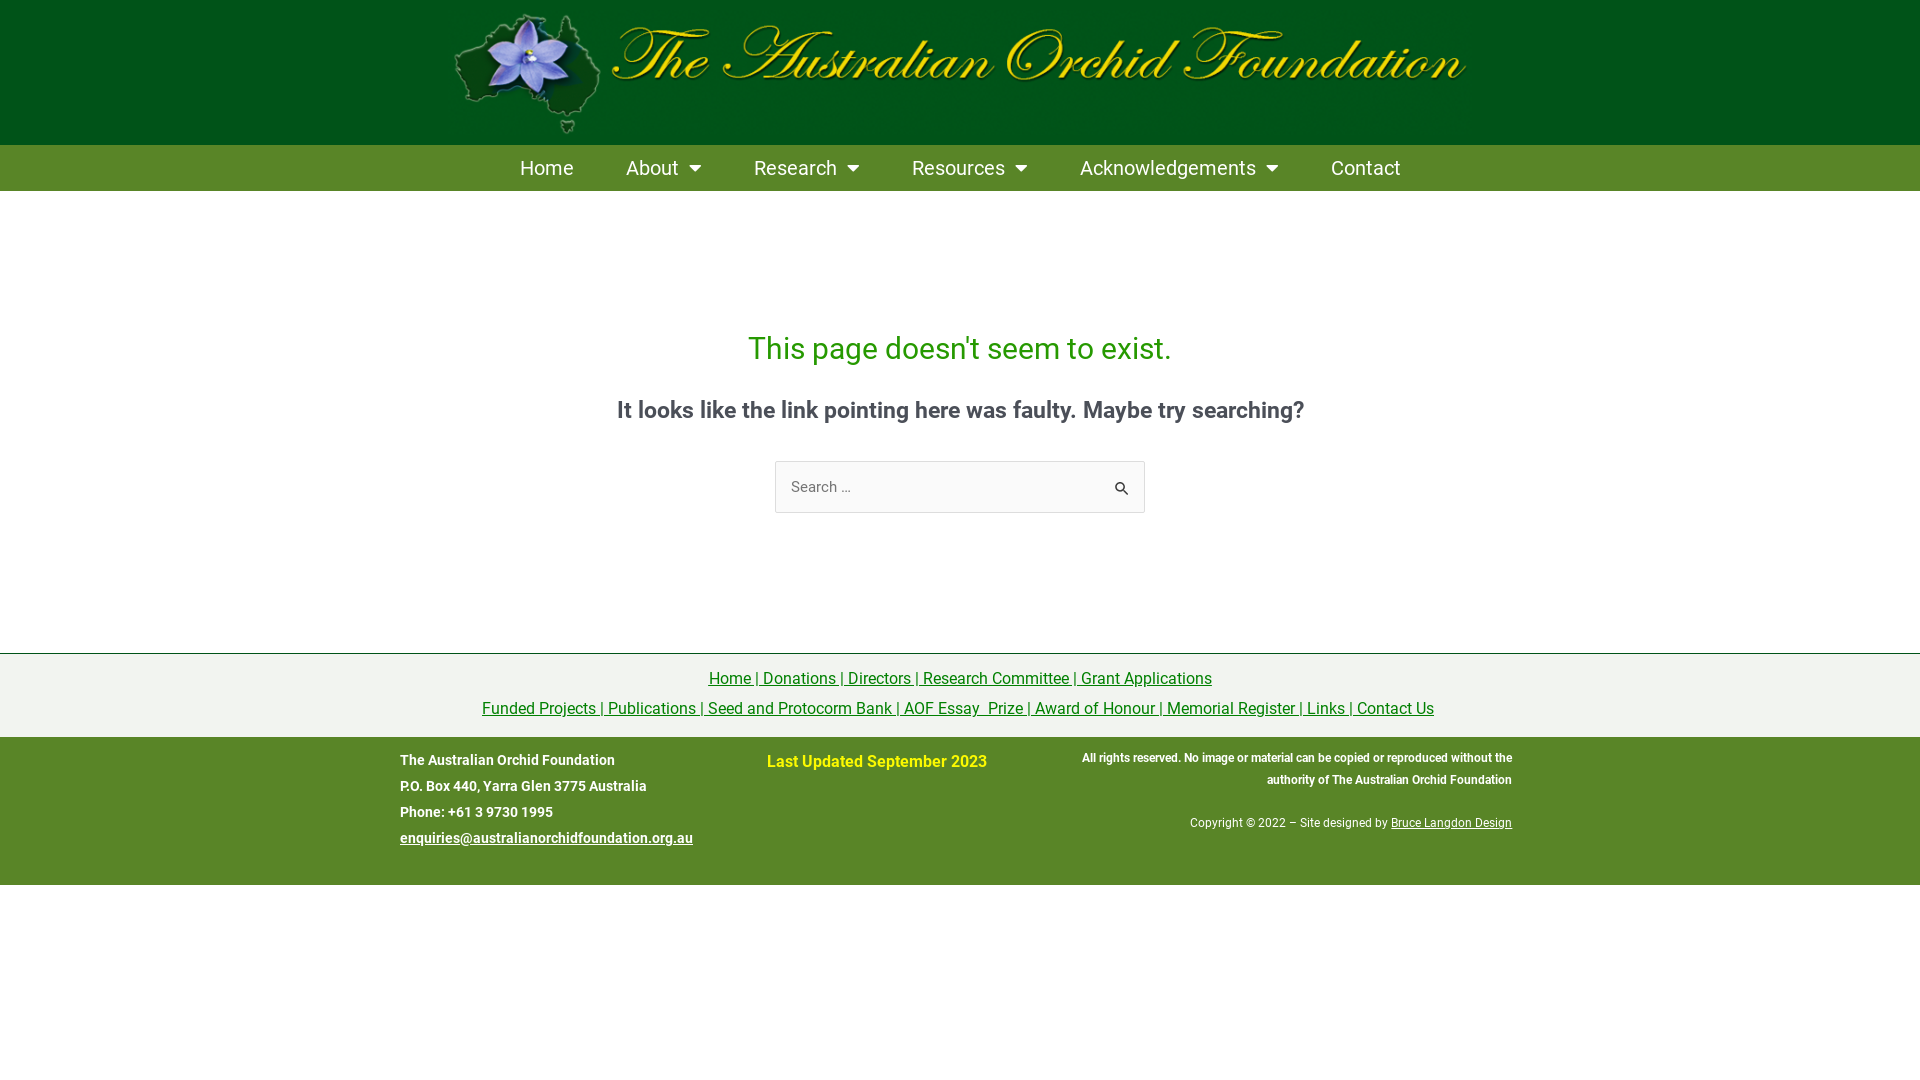 The image size is (1920, 1080). Describe the element at coordinates (969, 167) in the screenshot. I see `'Resources'` at that location.